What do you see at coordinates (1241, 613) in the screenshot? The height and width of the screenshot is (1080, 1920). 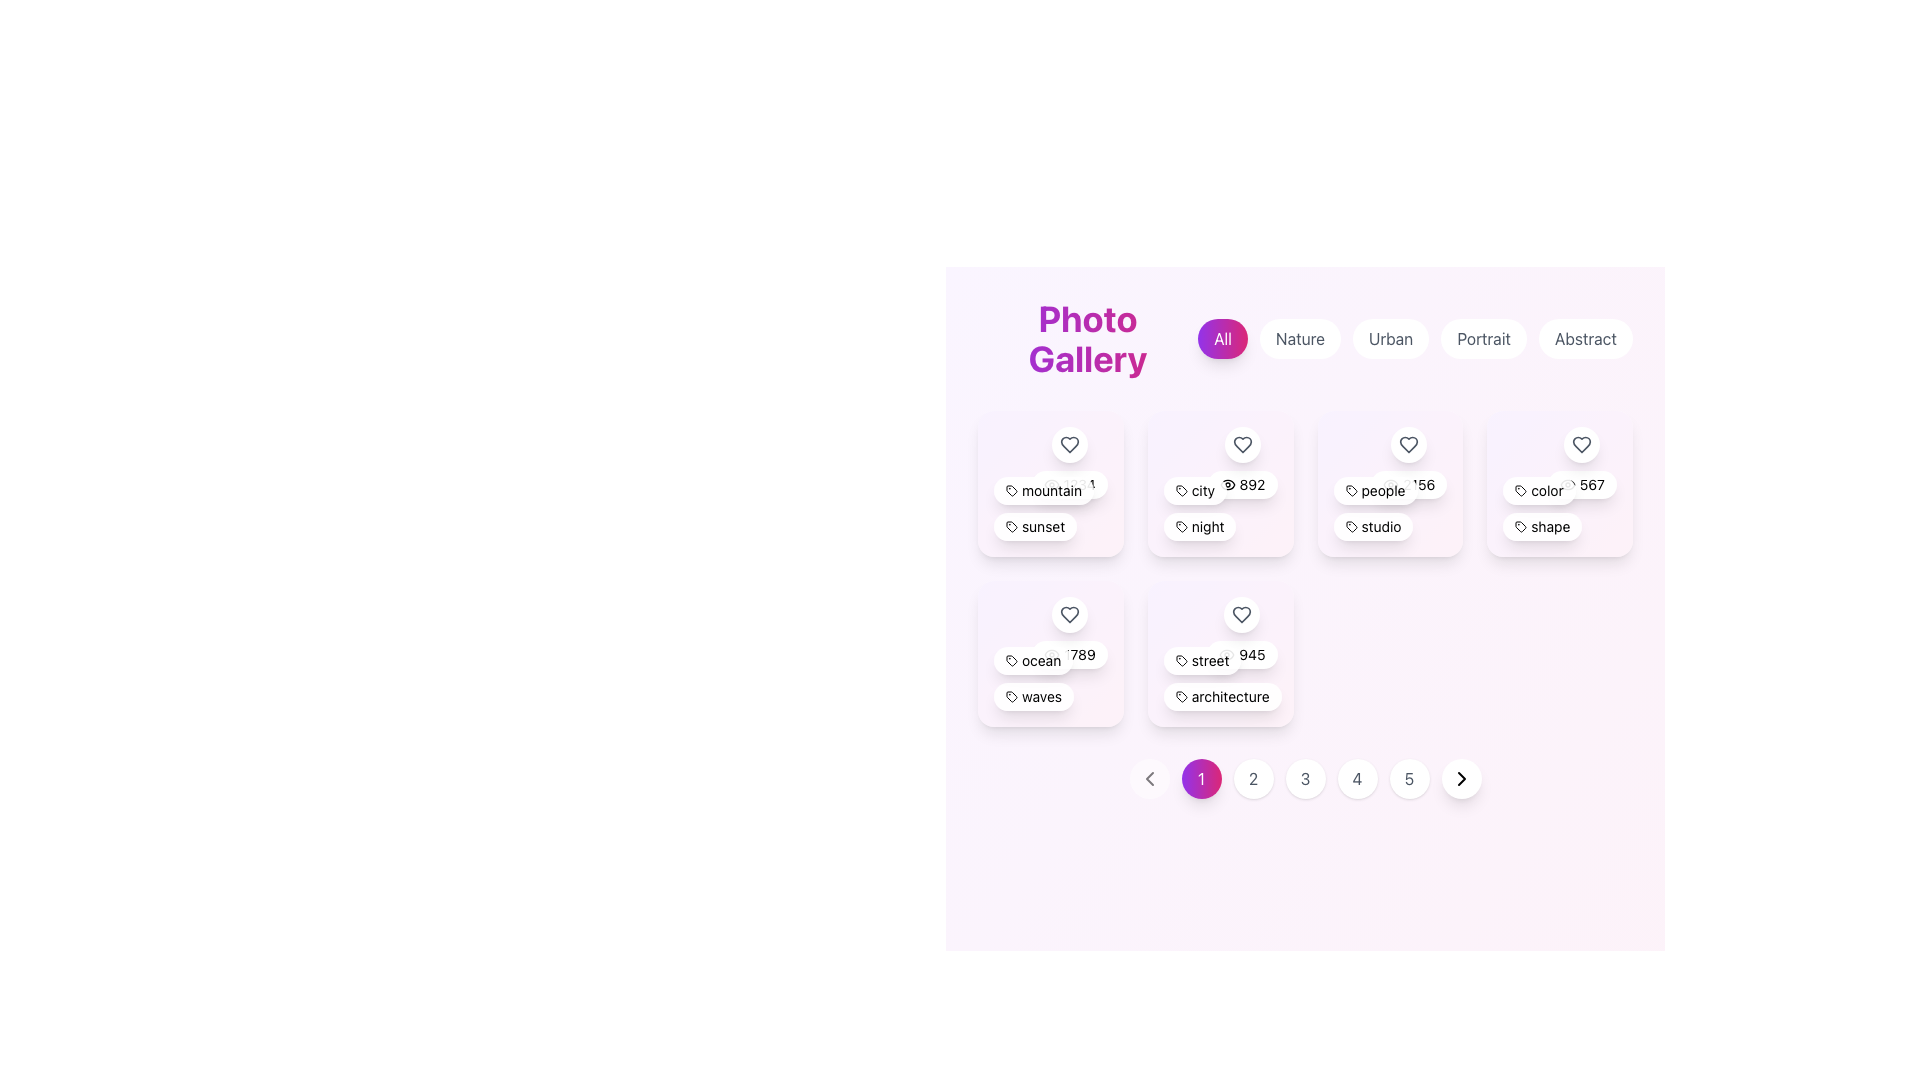 I see `the heart button in the top-right corner of the 'street' card to like this item, toggling its state and changing the heart icon's appearance` at bounding box center [1241, 613].